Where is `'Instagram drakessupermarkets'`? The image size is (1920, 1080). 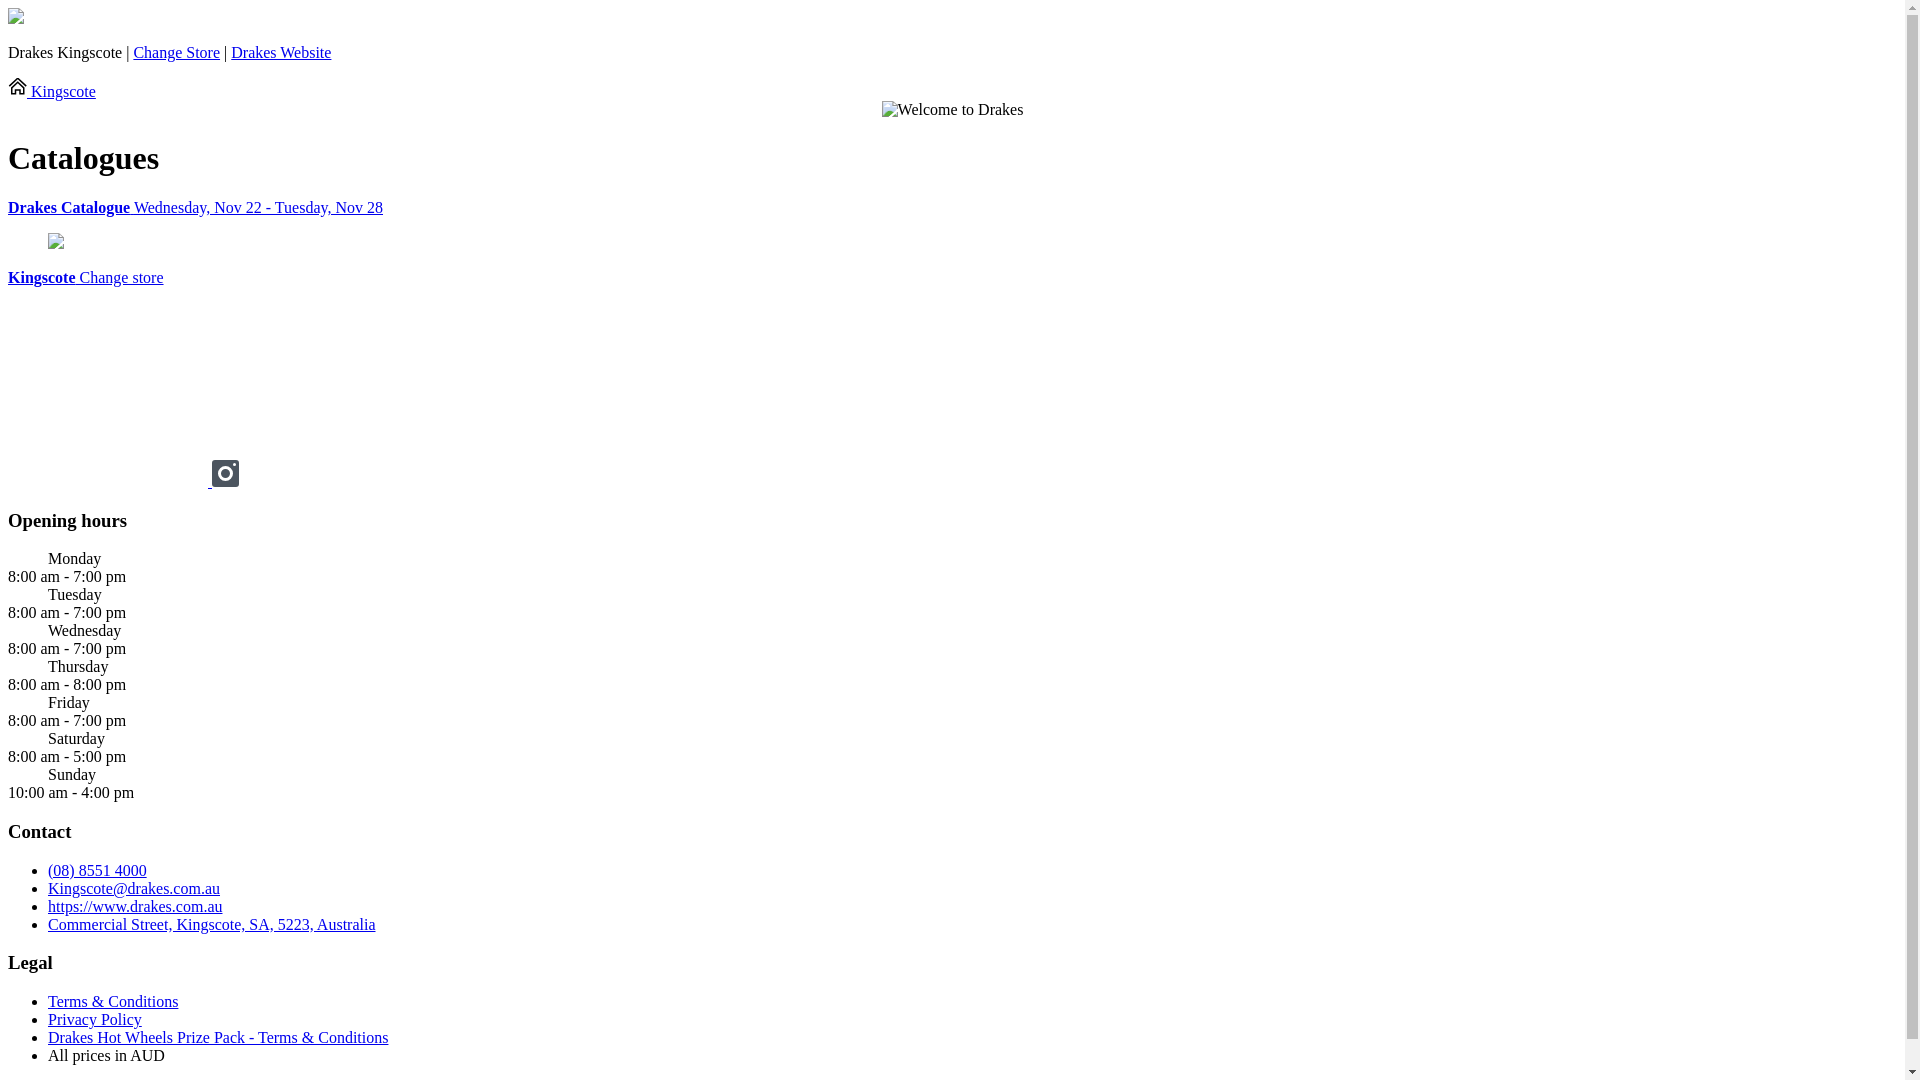
'Instagram drakessupermarkets' is located at coordinates (225, 481).